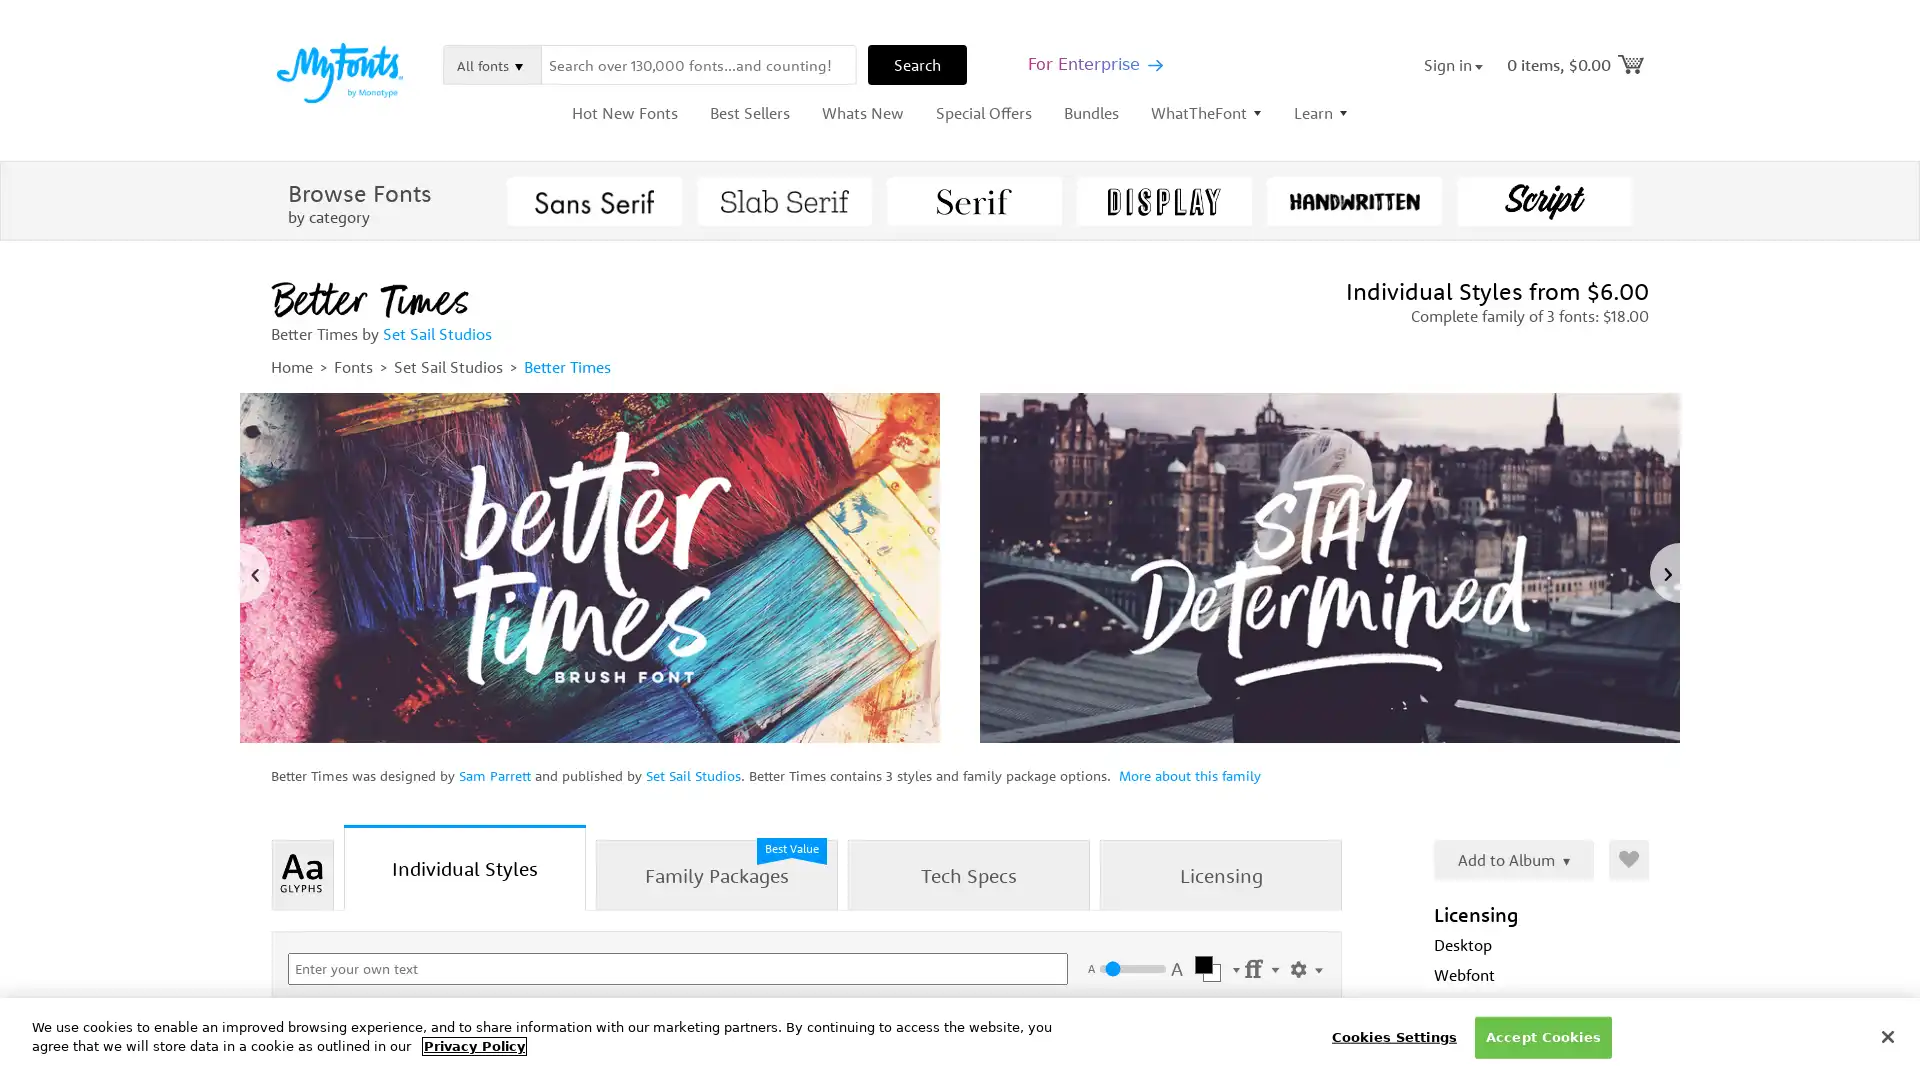 Image resolution: width=1920 pixels, height=1080 pixels. What do you see at coordinates (492, 64) in the screenshot?
I see `All fonts` at bounding box center [492, 64].